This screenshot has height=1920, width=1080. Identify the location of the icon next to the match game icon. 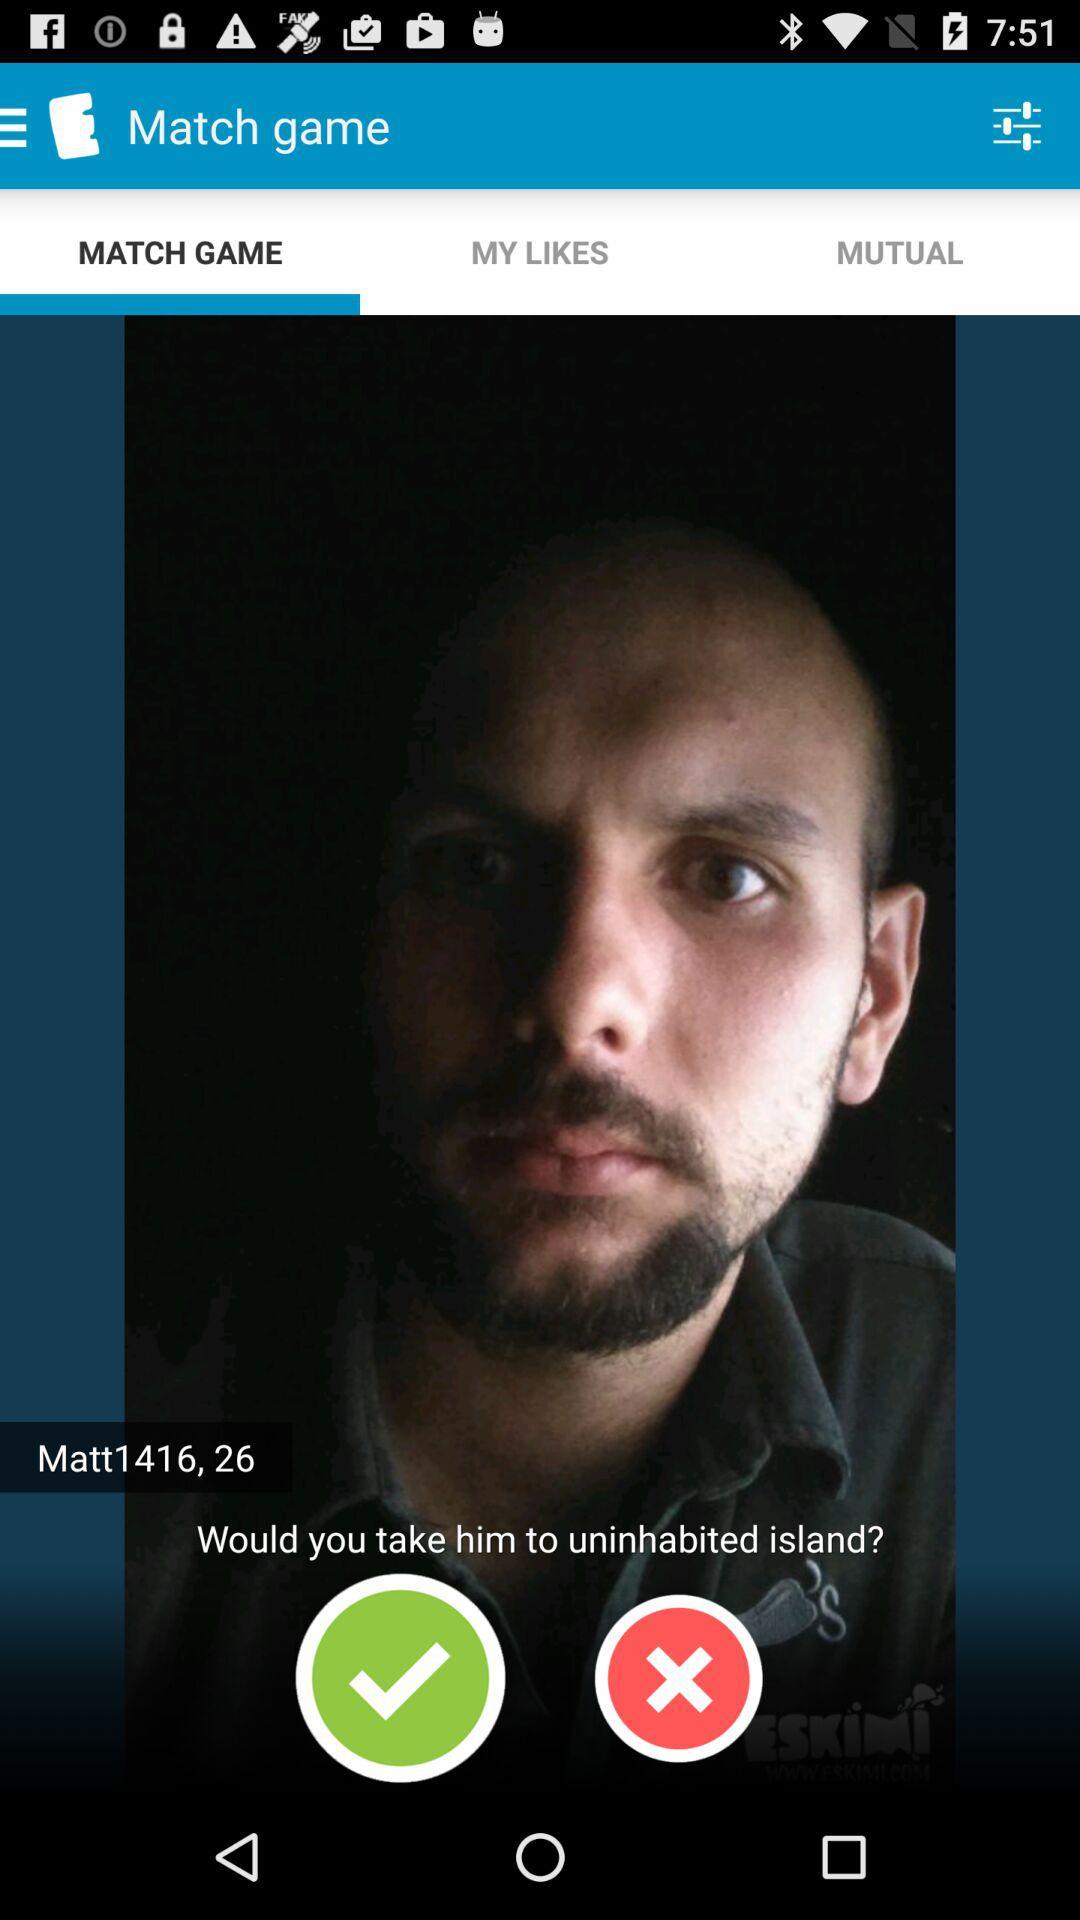
(540, 251).